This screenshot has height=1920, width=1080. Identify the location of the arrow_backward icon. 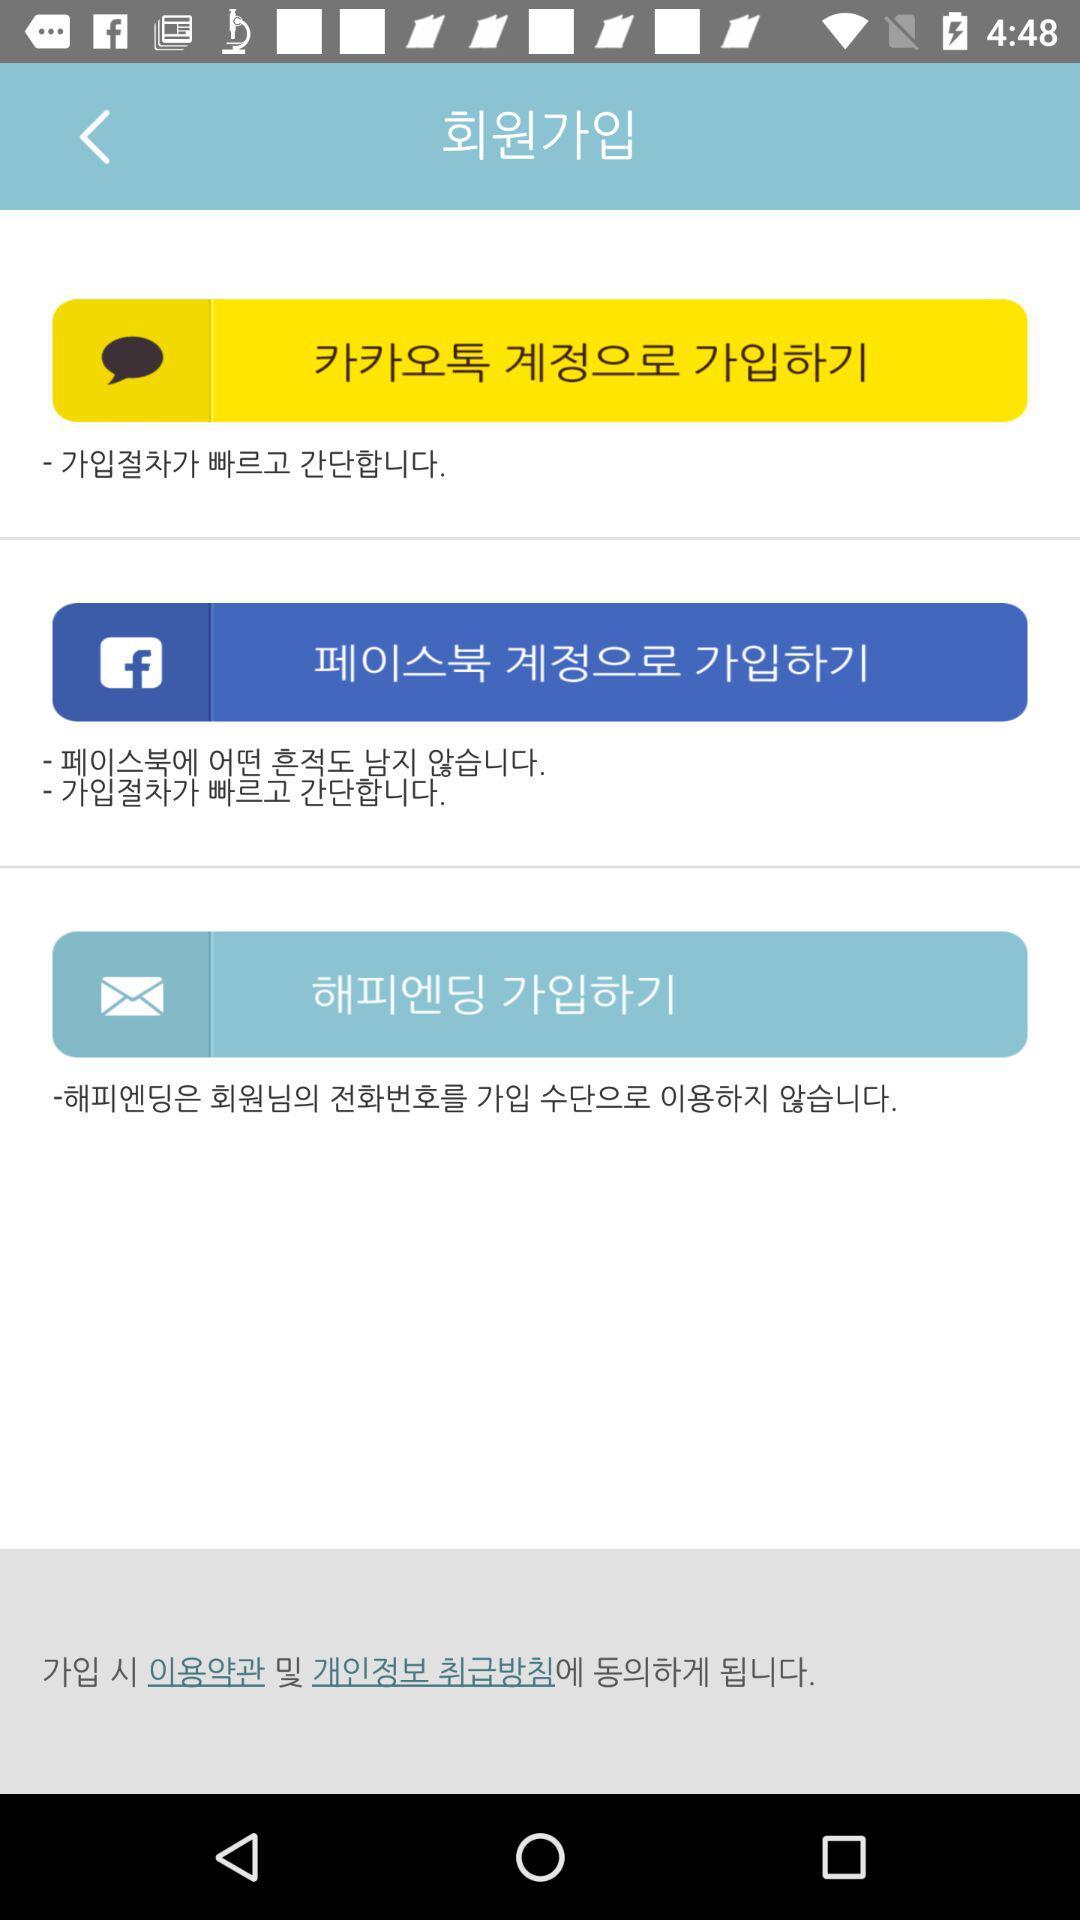
(94, 135).